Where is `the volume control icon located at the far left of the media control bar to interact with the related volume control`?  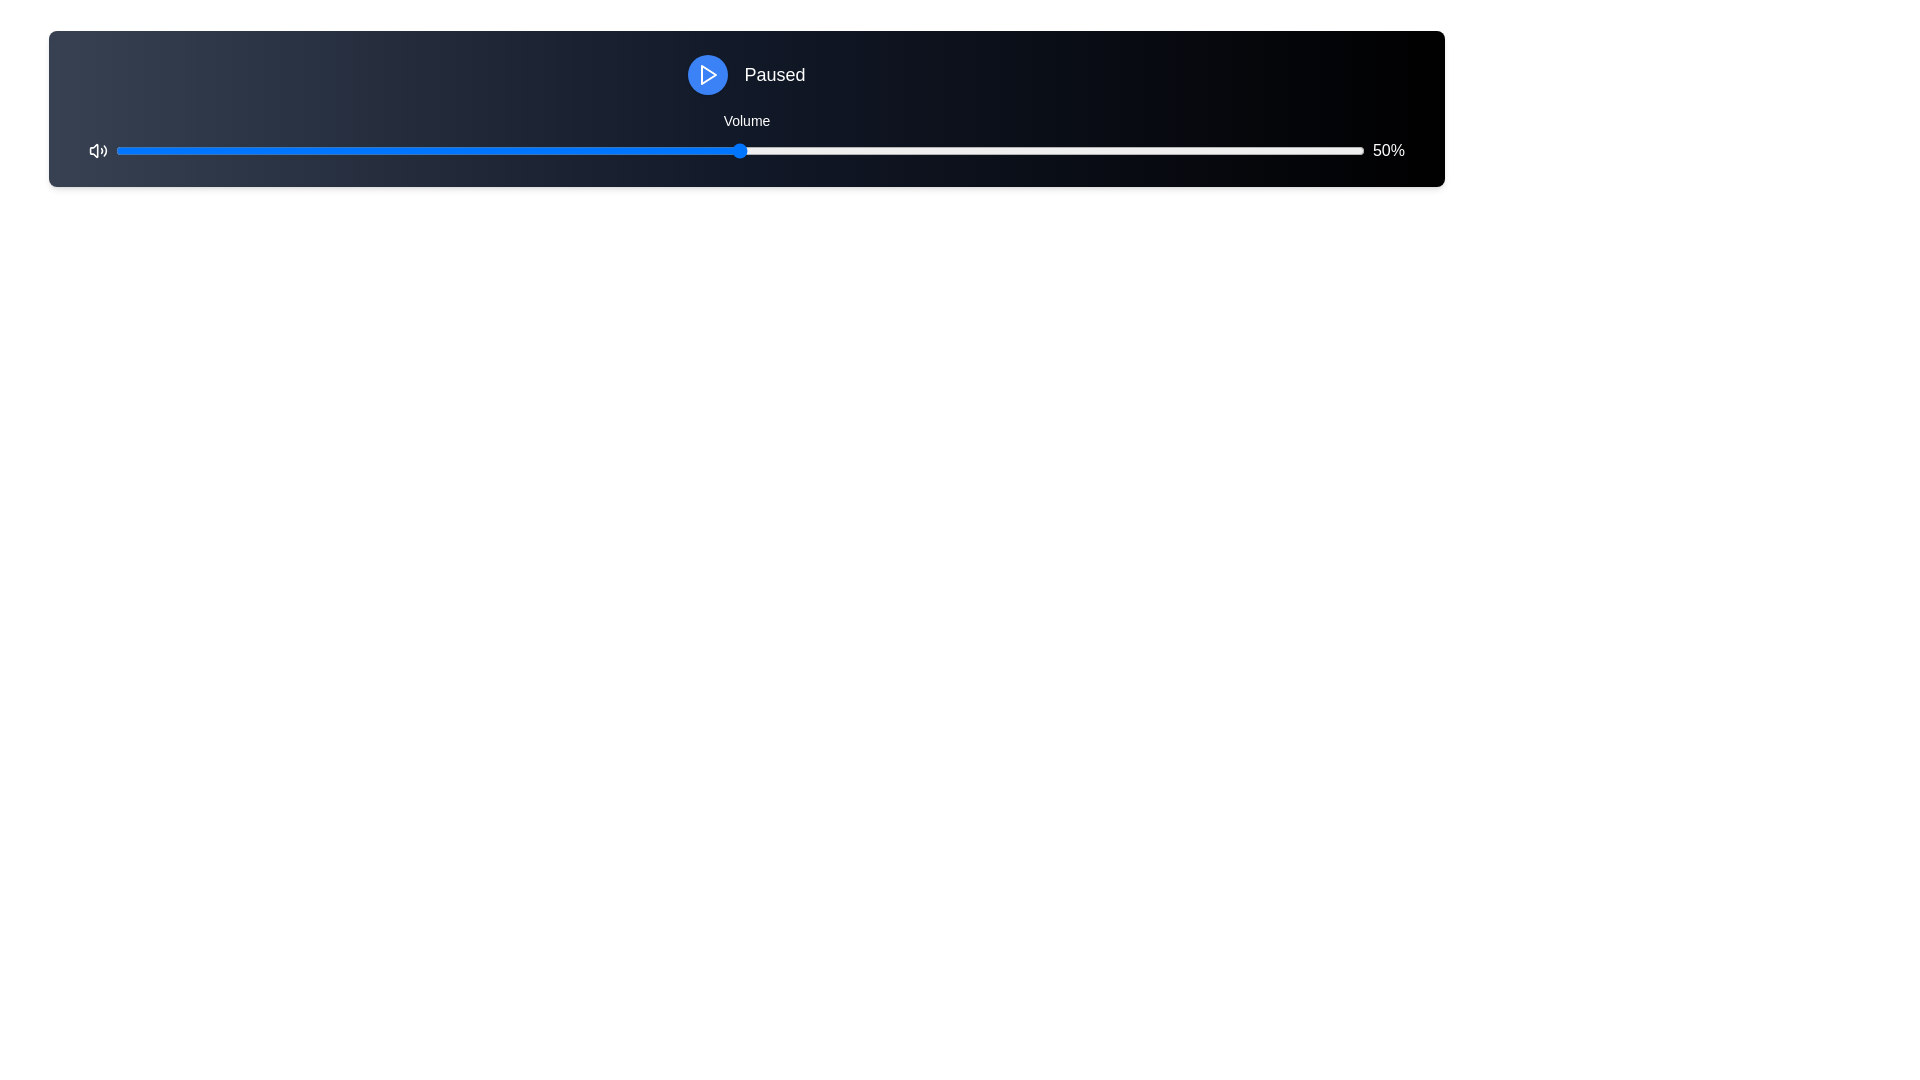
the volume control icon located at the far left of the media control bar to interact with the related volume control is located at coordinates (93, 149).